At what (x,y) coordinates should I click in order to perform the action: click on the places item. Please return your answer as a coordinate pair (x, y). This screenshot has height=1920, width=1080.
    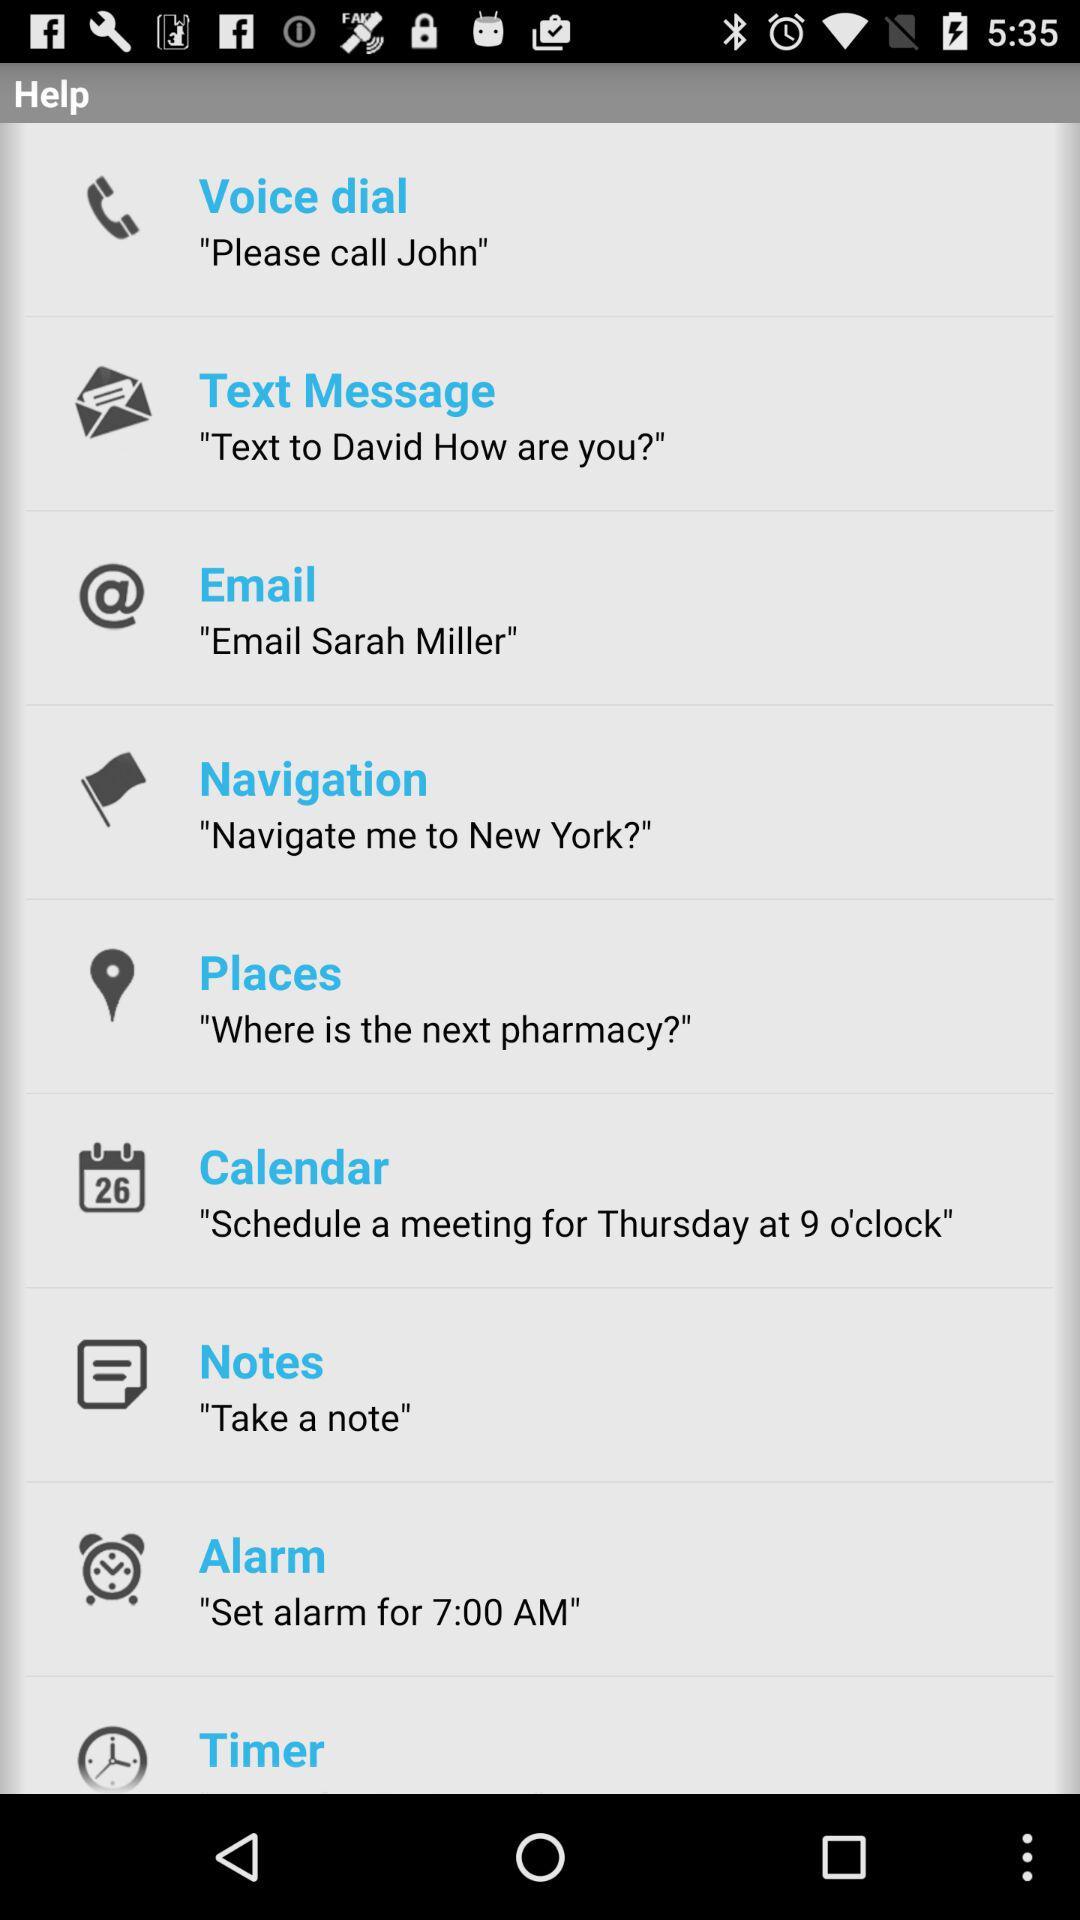
    Looking at the image, I should click on (270, 971).